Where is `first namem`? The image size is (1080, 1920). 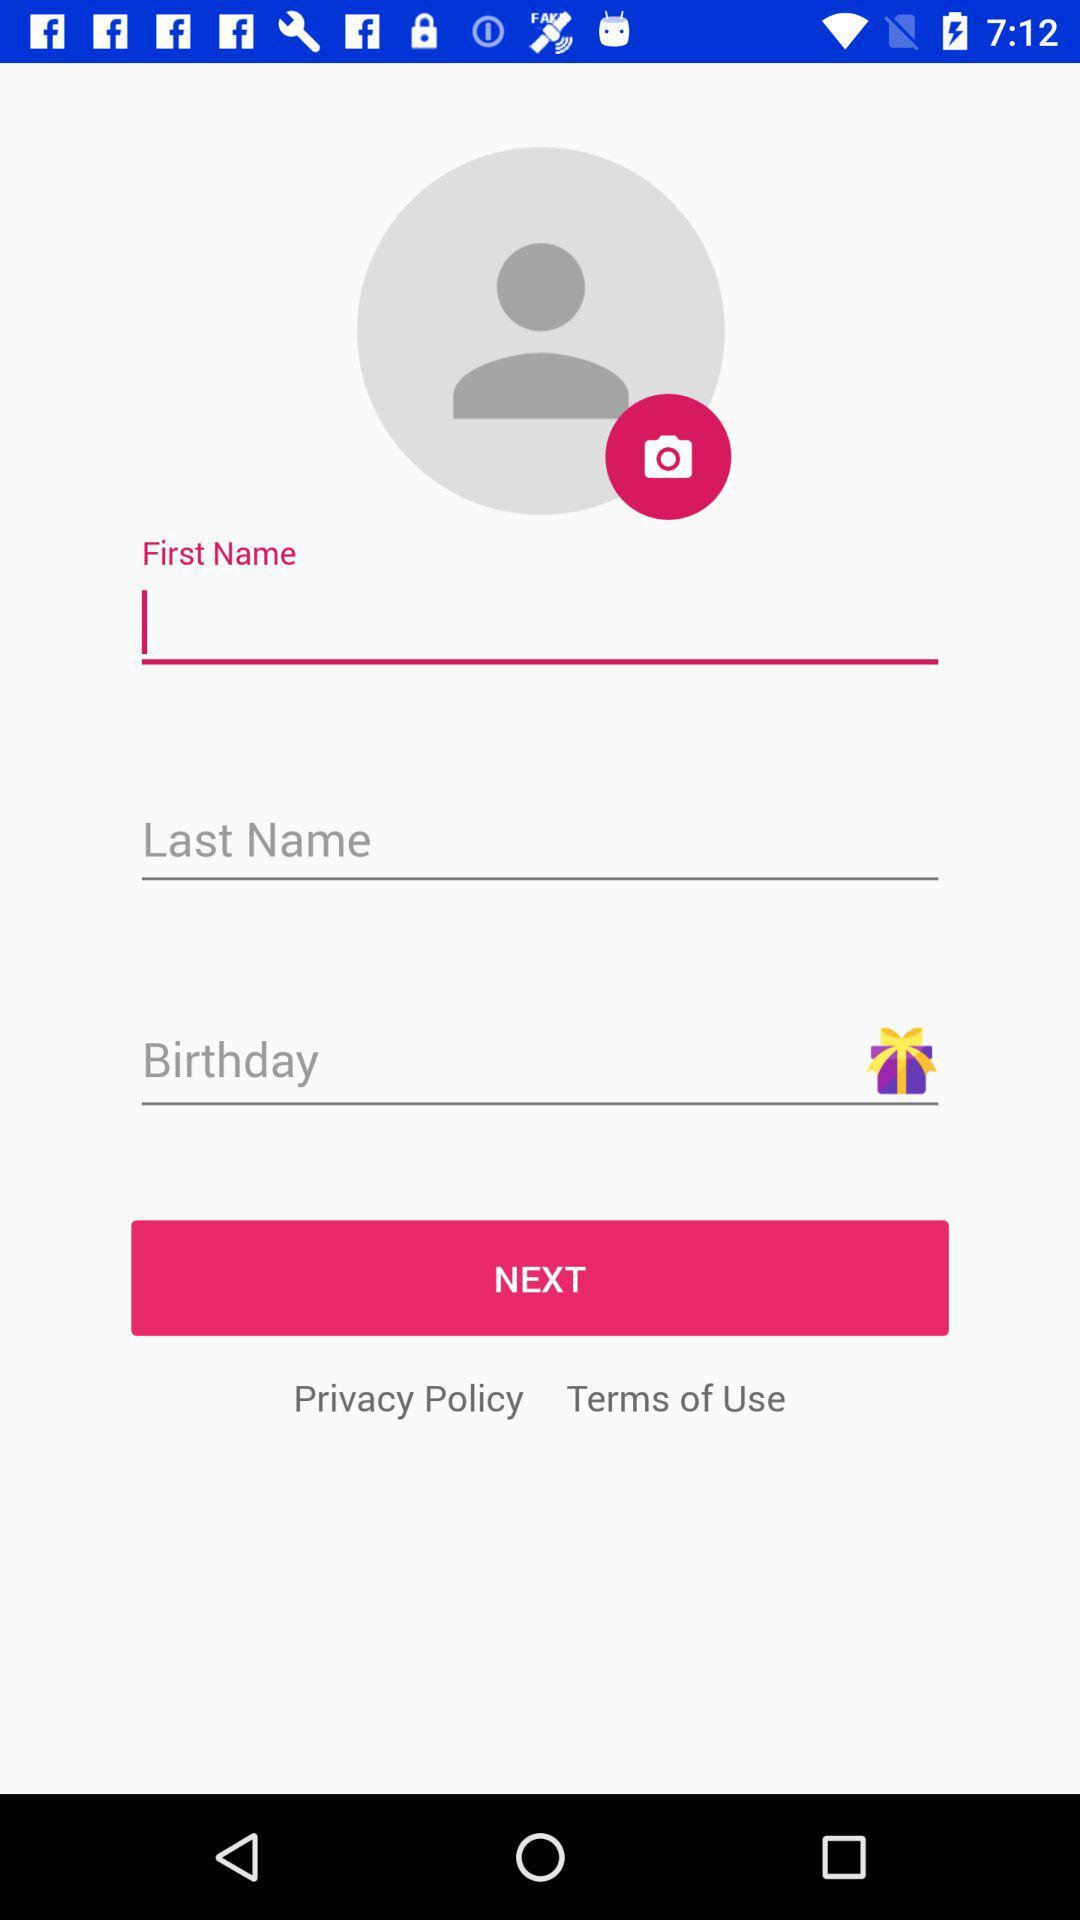 first namem is located at coordinates (540, 622).